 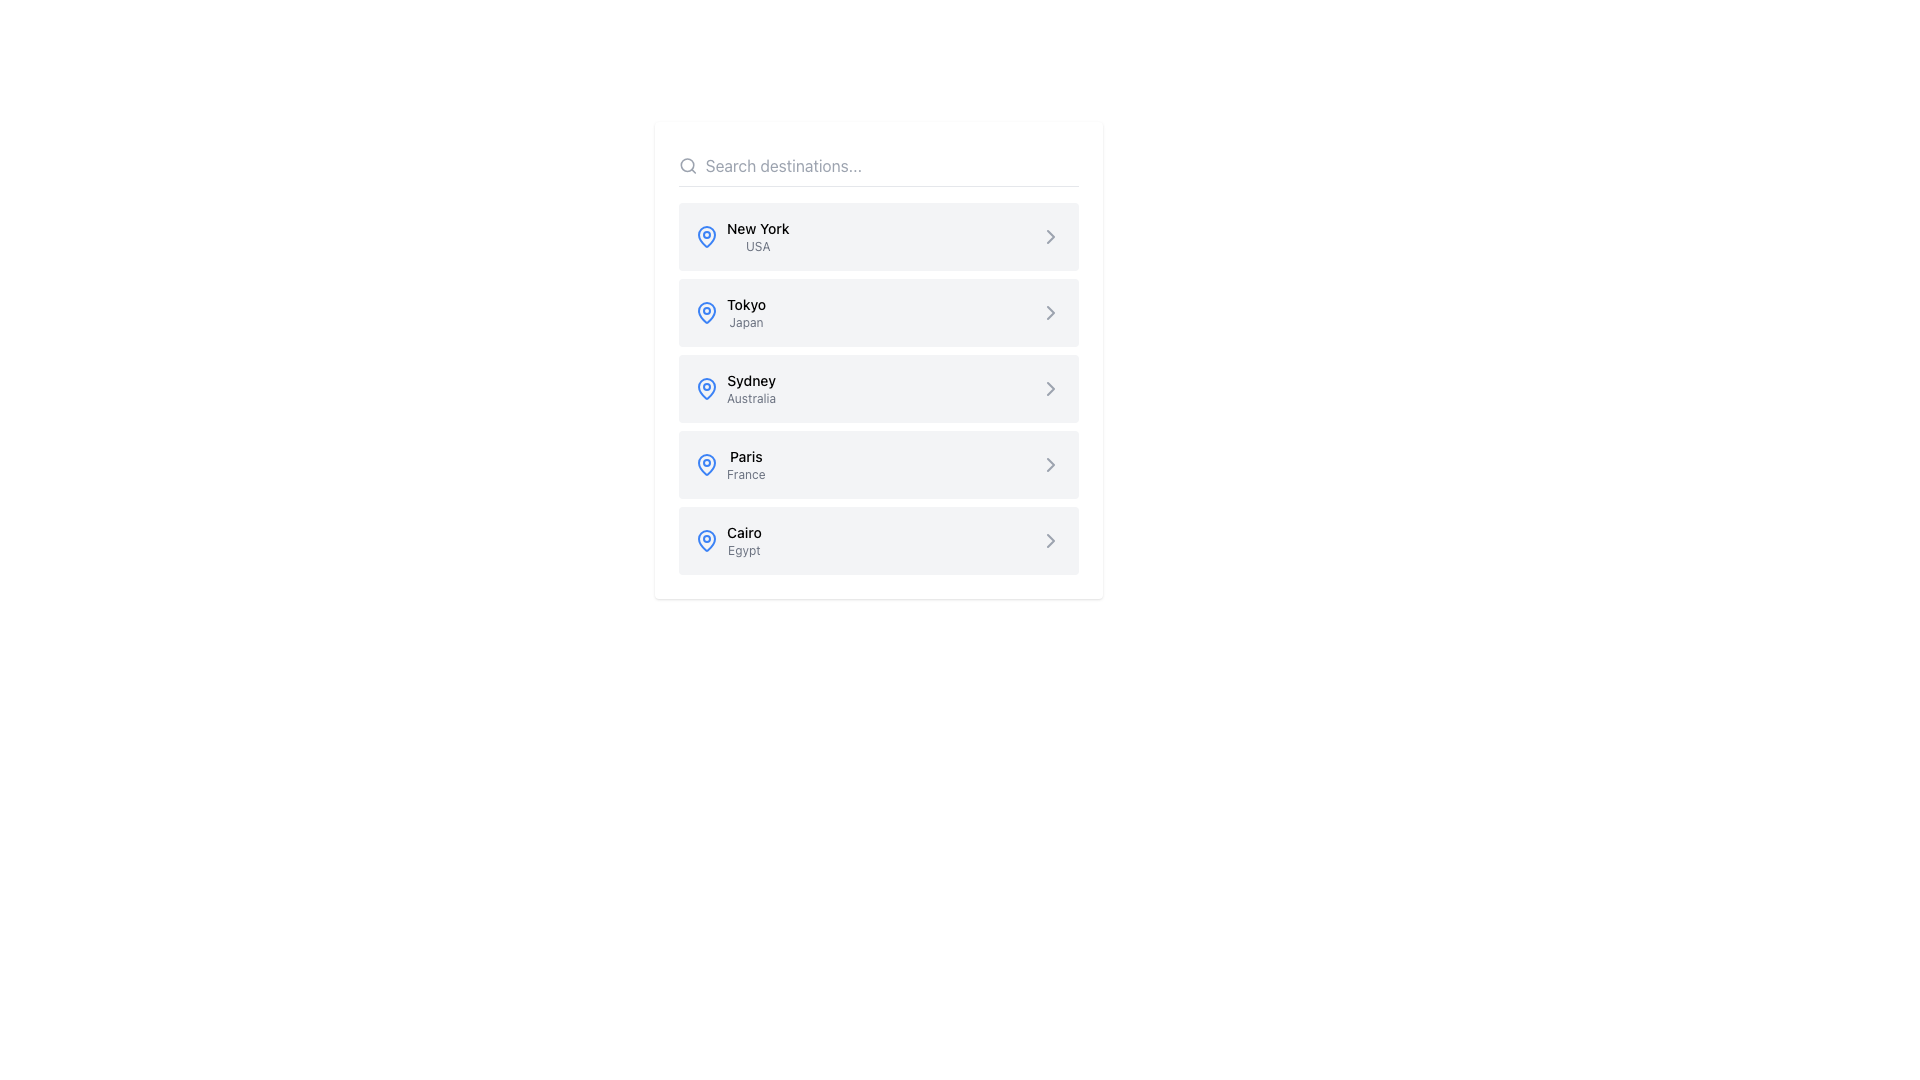 What do you see at coordinates (706, 389) in the screenshot?
I see `the geographical location icon located in the third list item of a vertical list of destinations` at bounding box center [706, 389].